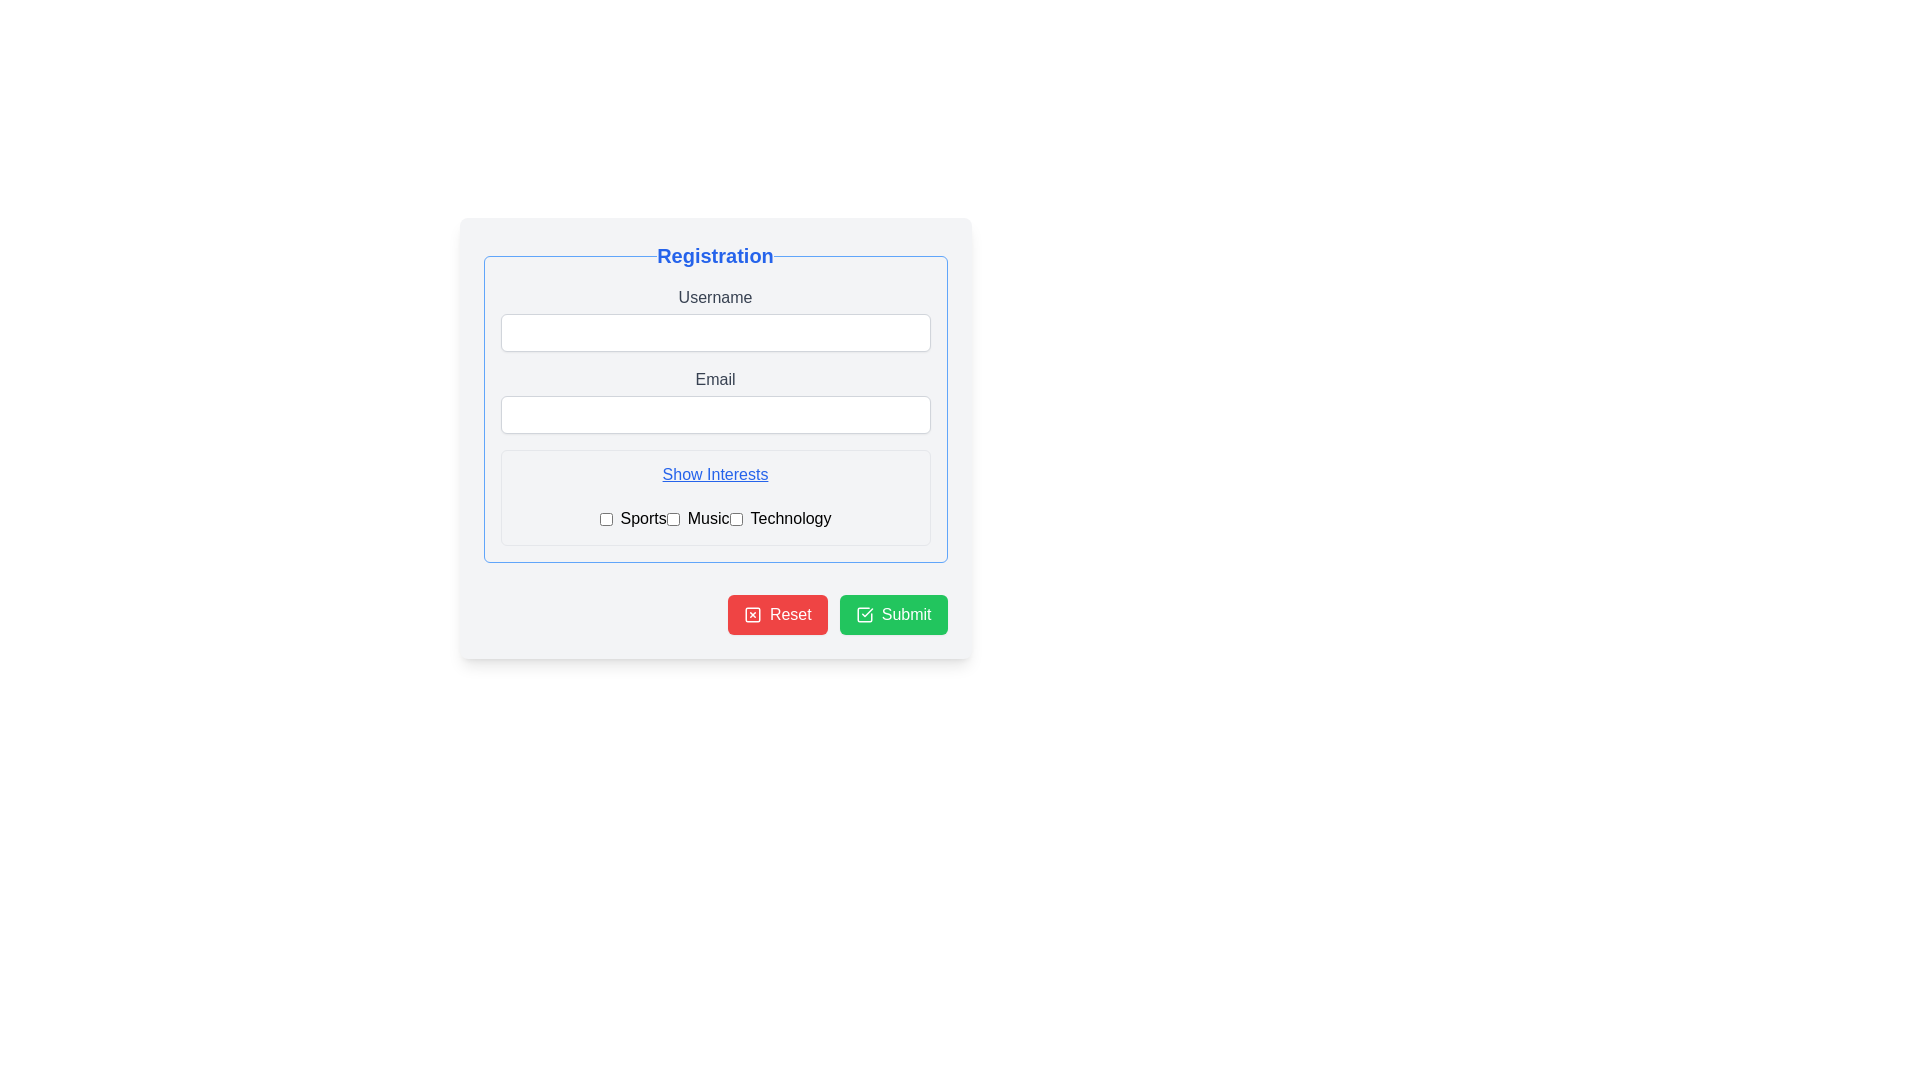 Image resolution: width=1920 pixels, height=1080 pixels. What do you see at coordinates (864, 613) in the screenshot?
I see `the 'Submit' button represented by the graphic/icon located at the bottom right of the registration form to confirm the action` at bounding box center [864, 613].